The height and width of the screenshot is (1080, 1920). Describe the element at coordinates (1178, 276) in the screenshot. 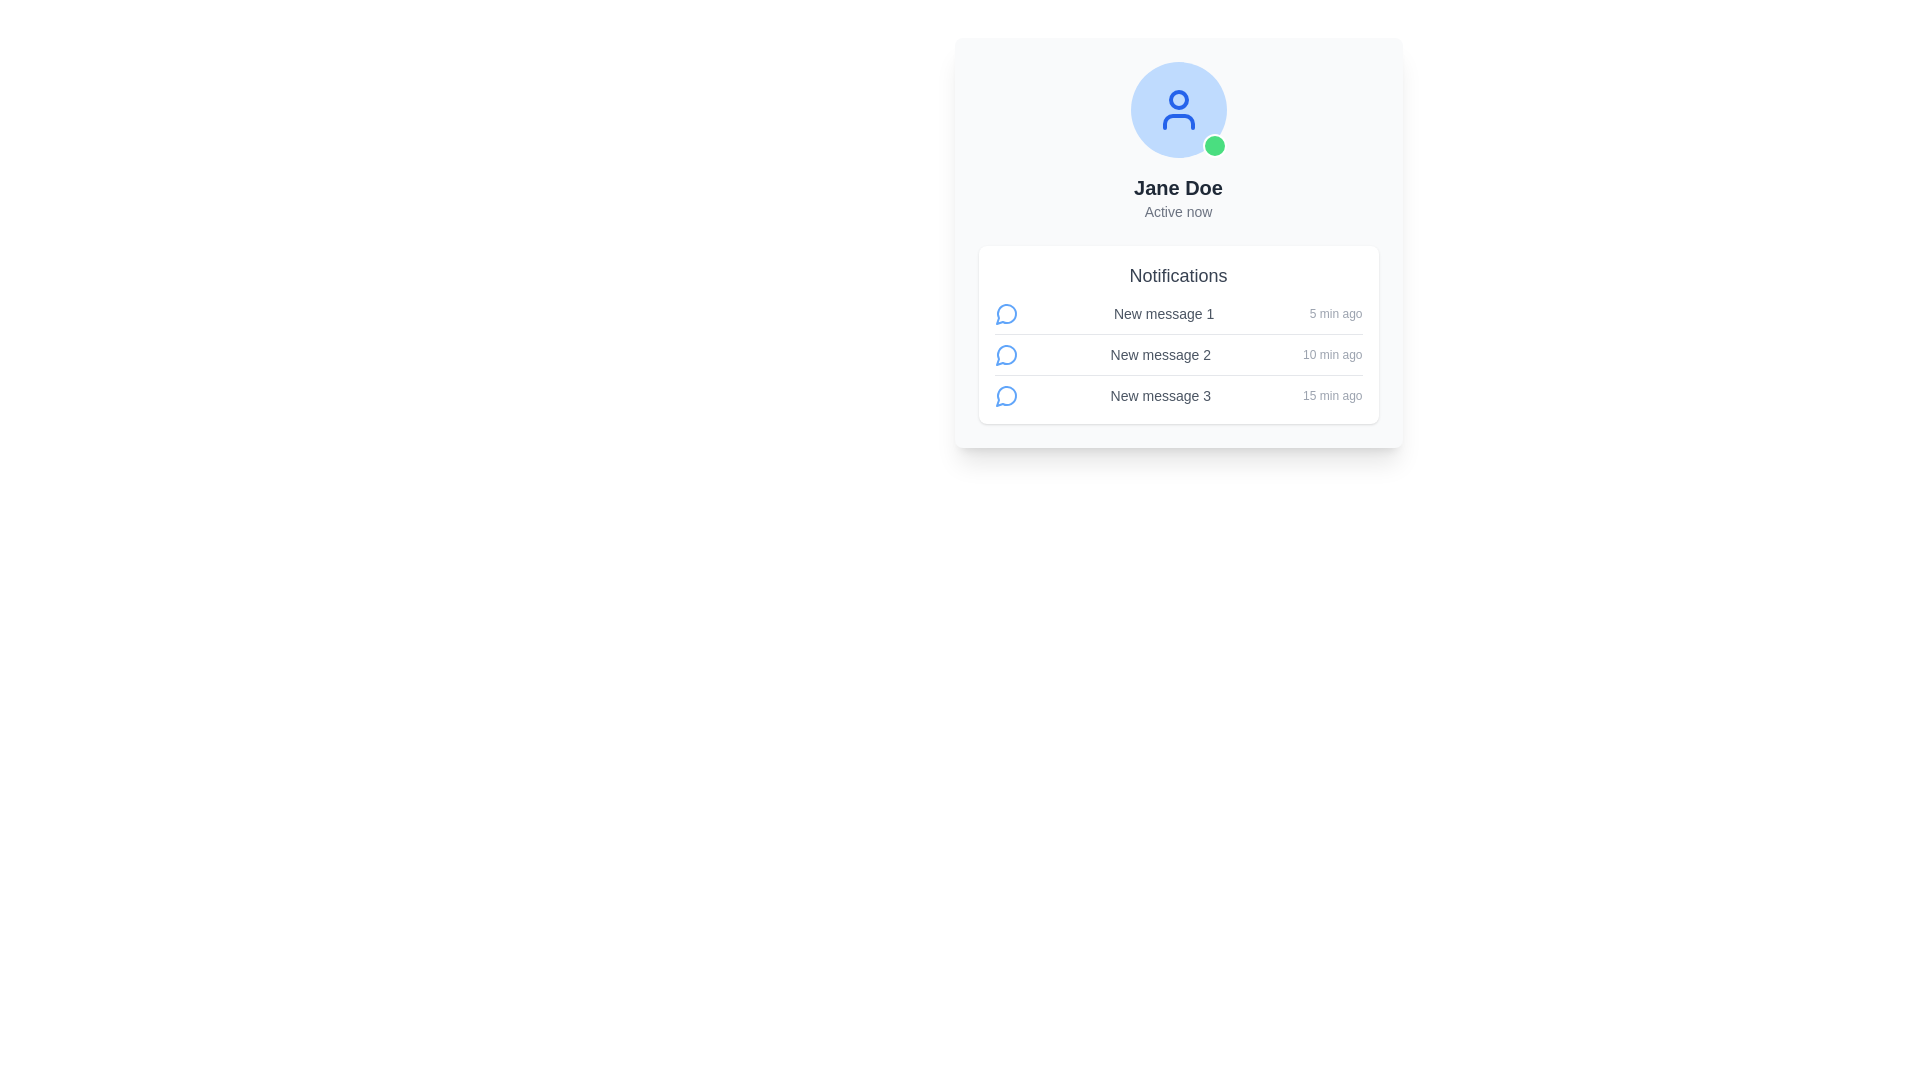

I see `the 'Notifications' text element, which is styled with a medium-sized gray font and positioned at the top of a notification card, above a list of messages` at that location.